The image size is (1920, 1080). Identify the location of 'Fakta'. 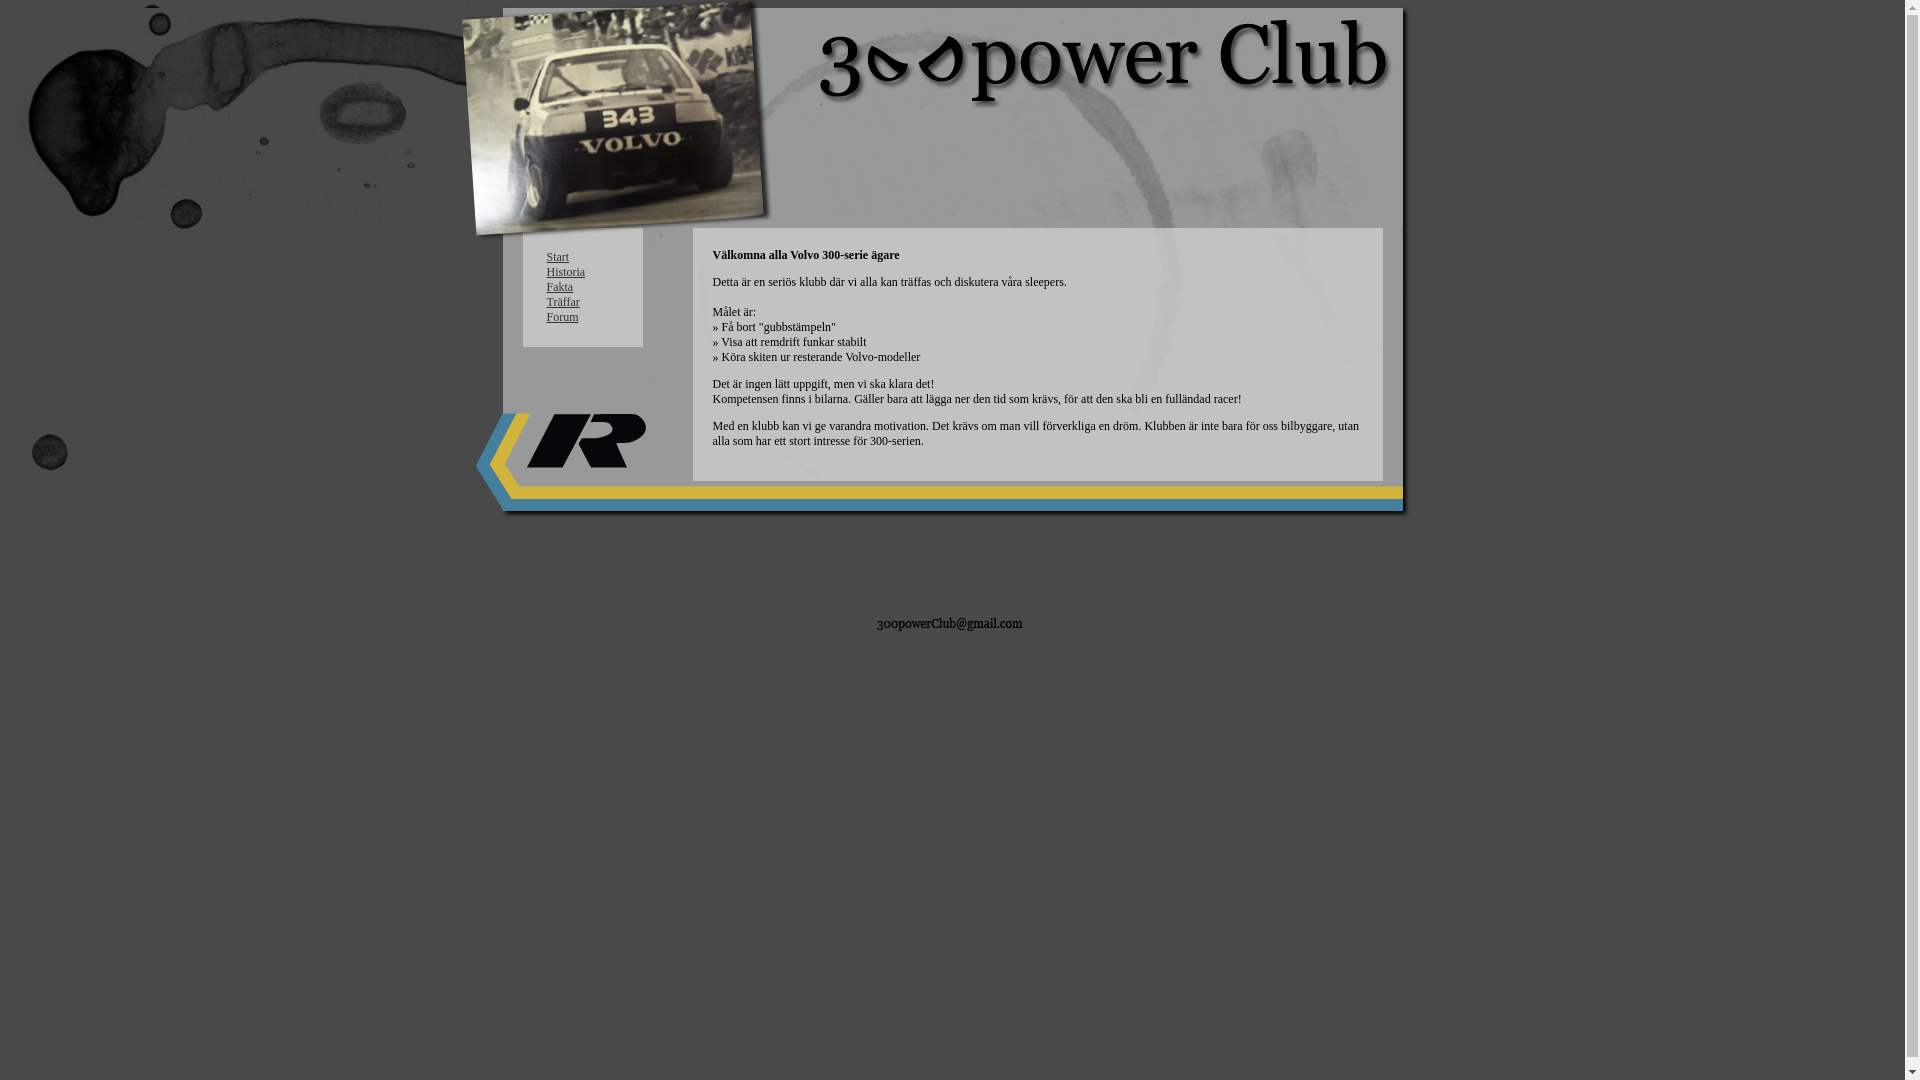
(546, 286).